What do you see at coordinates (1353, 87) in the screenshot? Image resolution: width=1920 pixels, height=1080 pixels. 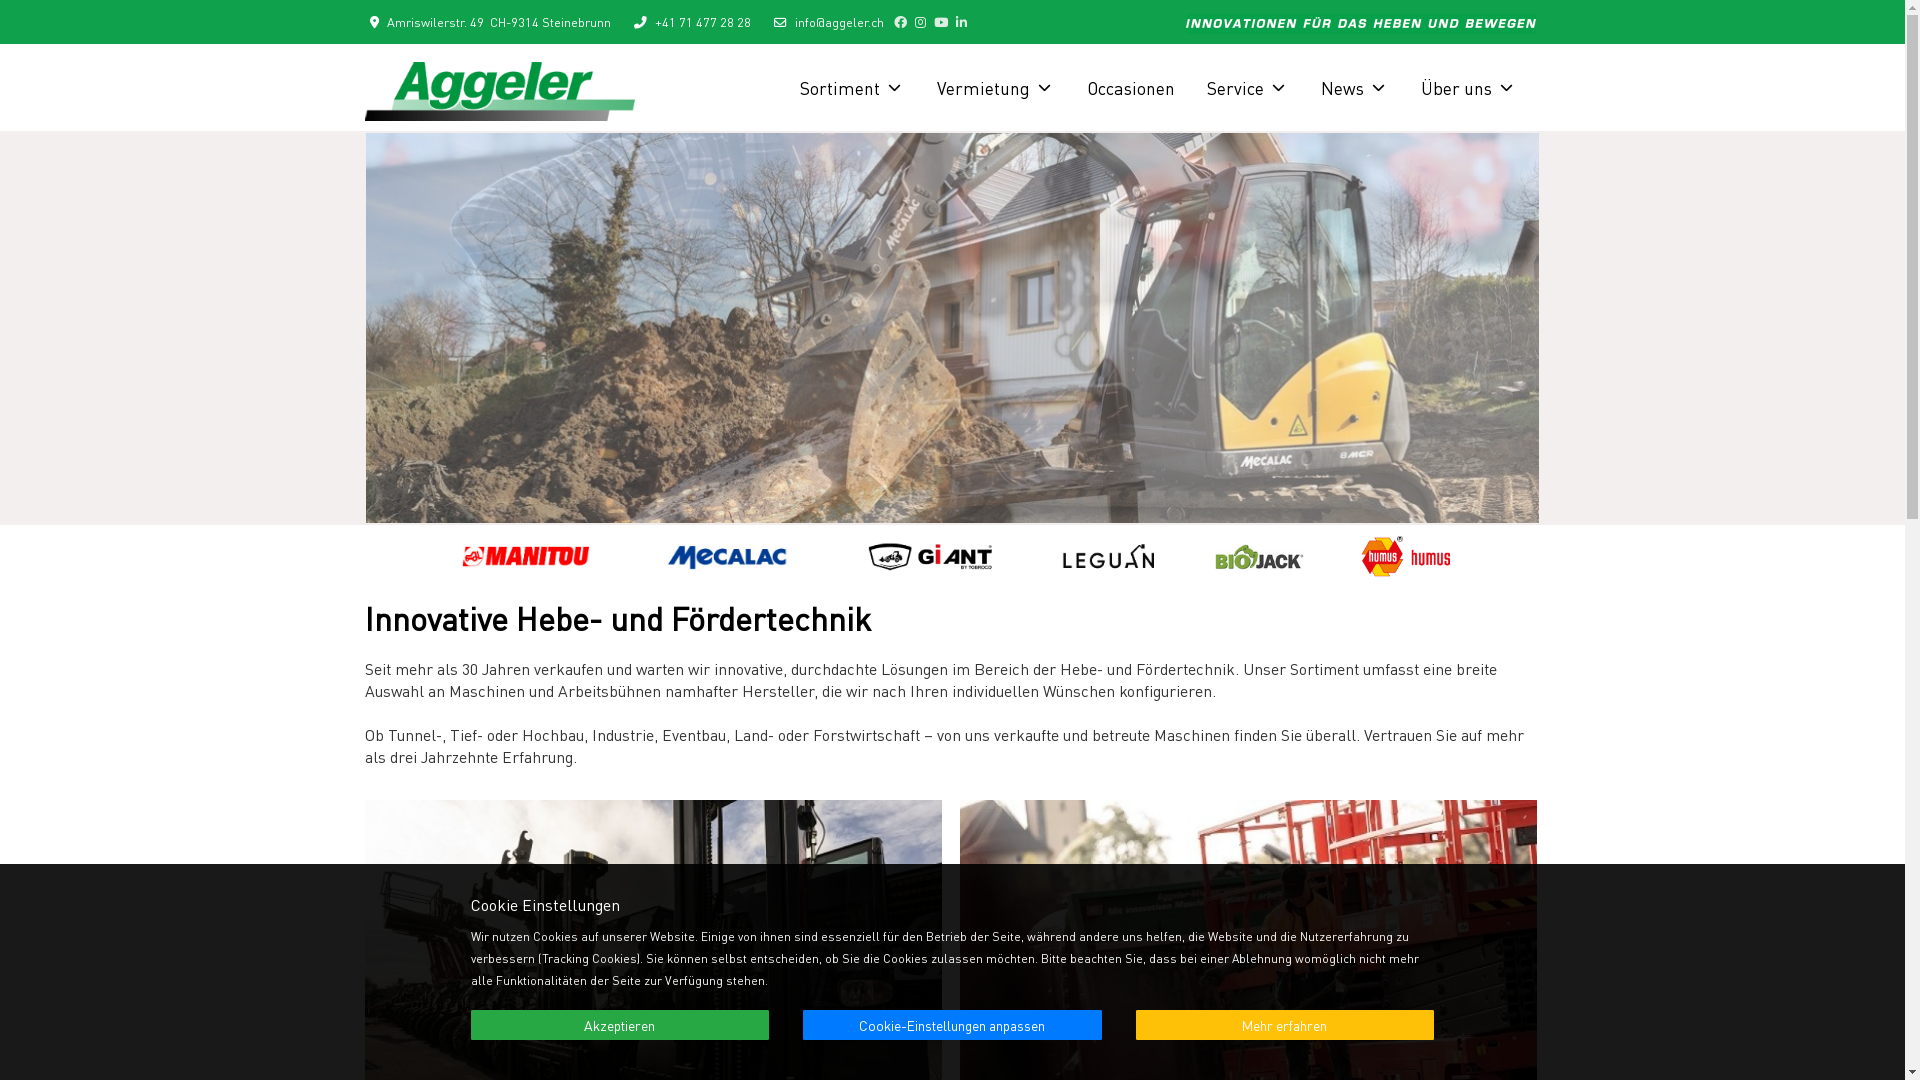 I see `'News'` at bounding box center [1353, 87].